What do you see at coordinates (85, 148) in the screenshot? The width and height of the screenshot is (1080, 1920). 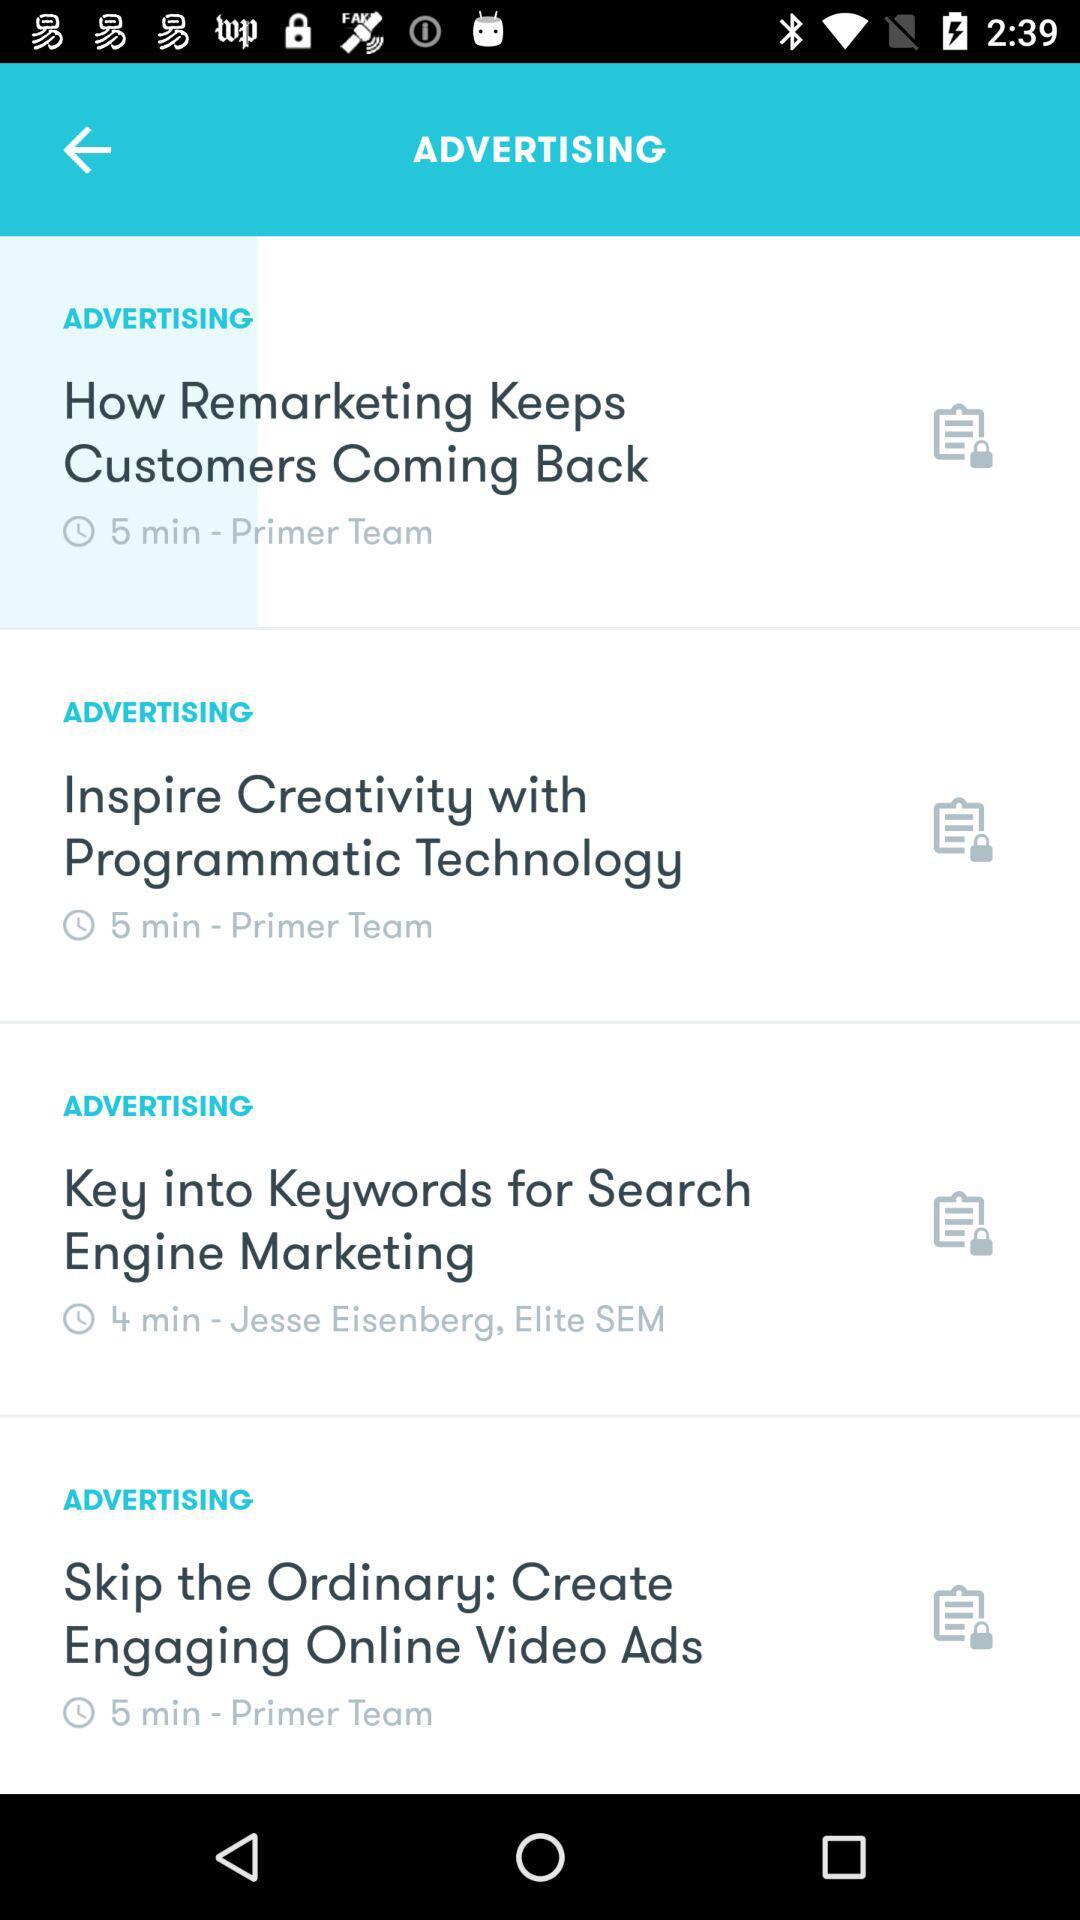 I see `the arrow_backward icon` at bounding box center [85, 148].